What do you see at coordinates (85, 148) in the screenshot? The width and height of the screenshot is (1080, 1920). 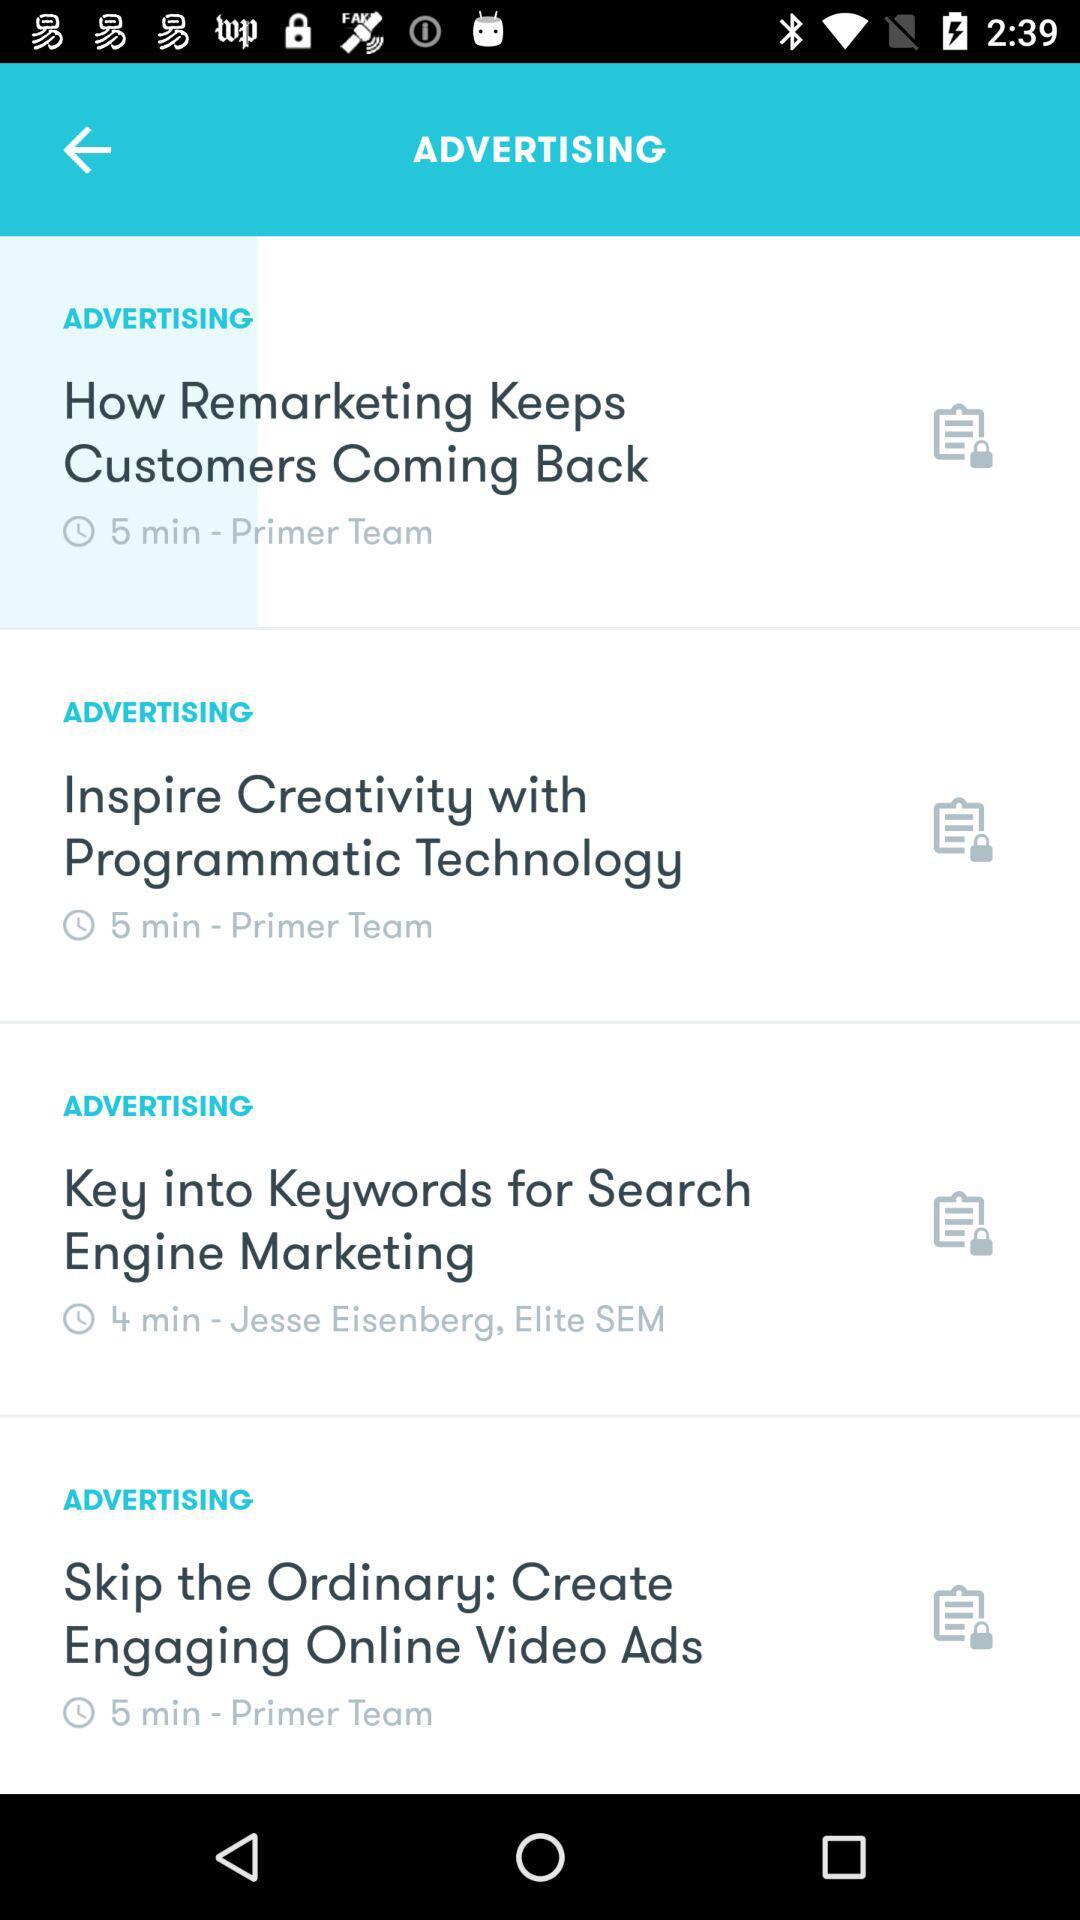 I see `the arrow_backward icon` at bounding box center [85, 148].